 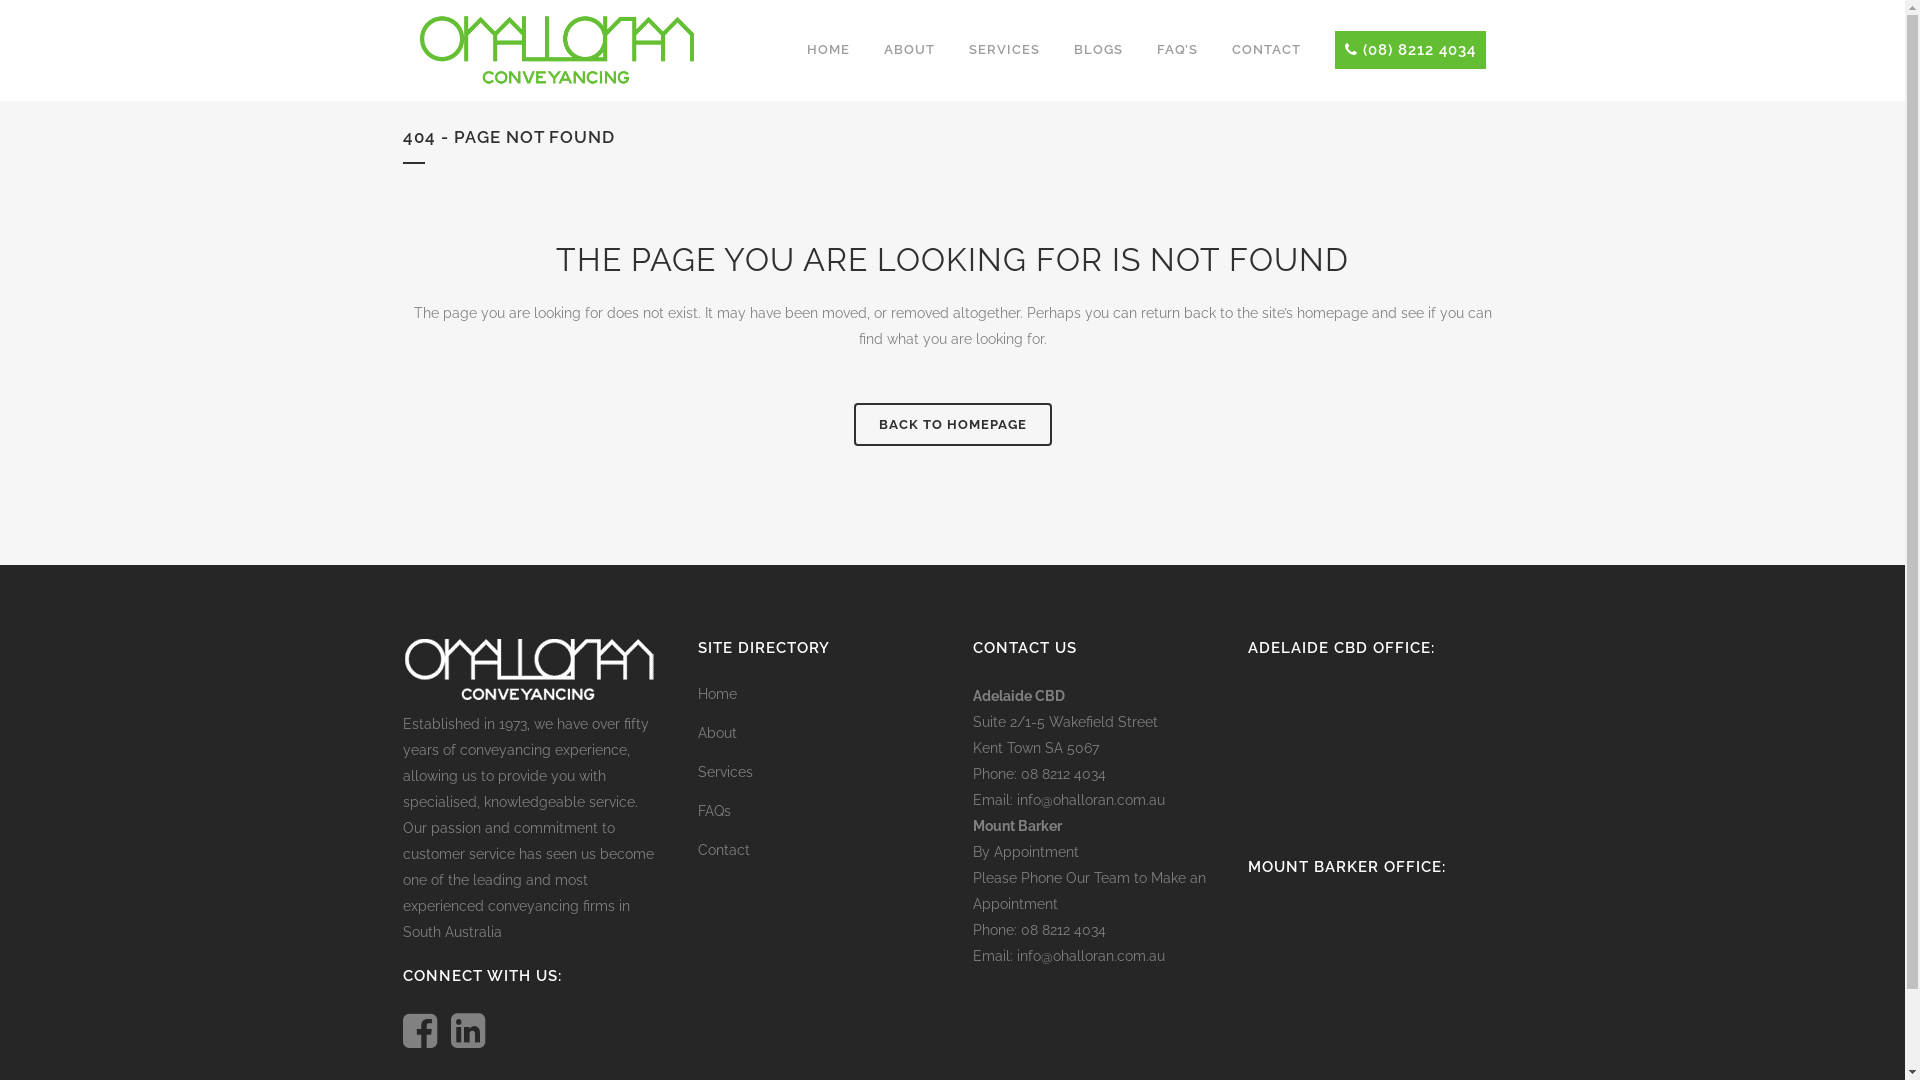 What do you see at coordinates (697, 770) in the screenshot?
I see `'Services'` at bounding box center [697, 770].